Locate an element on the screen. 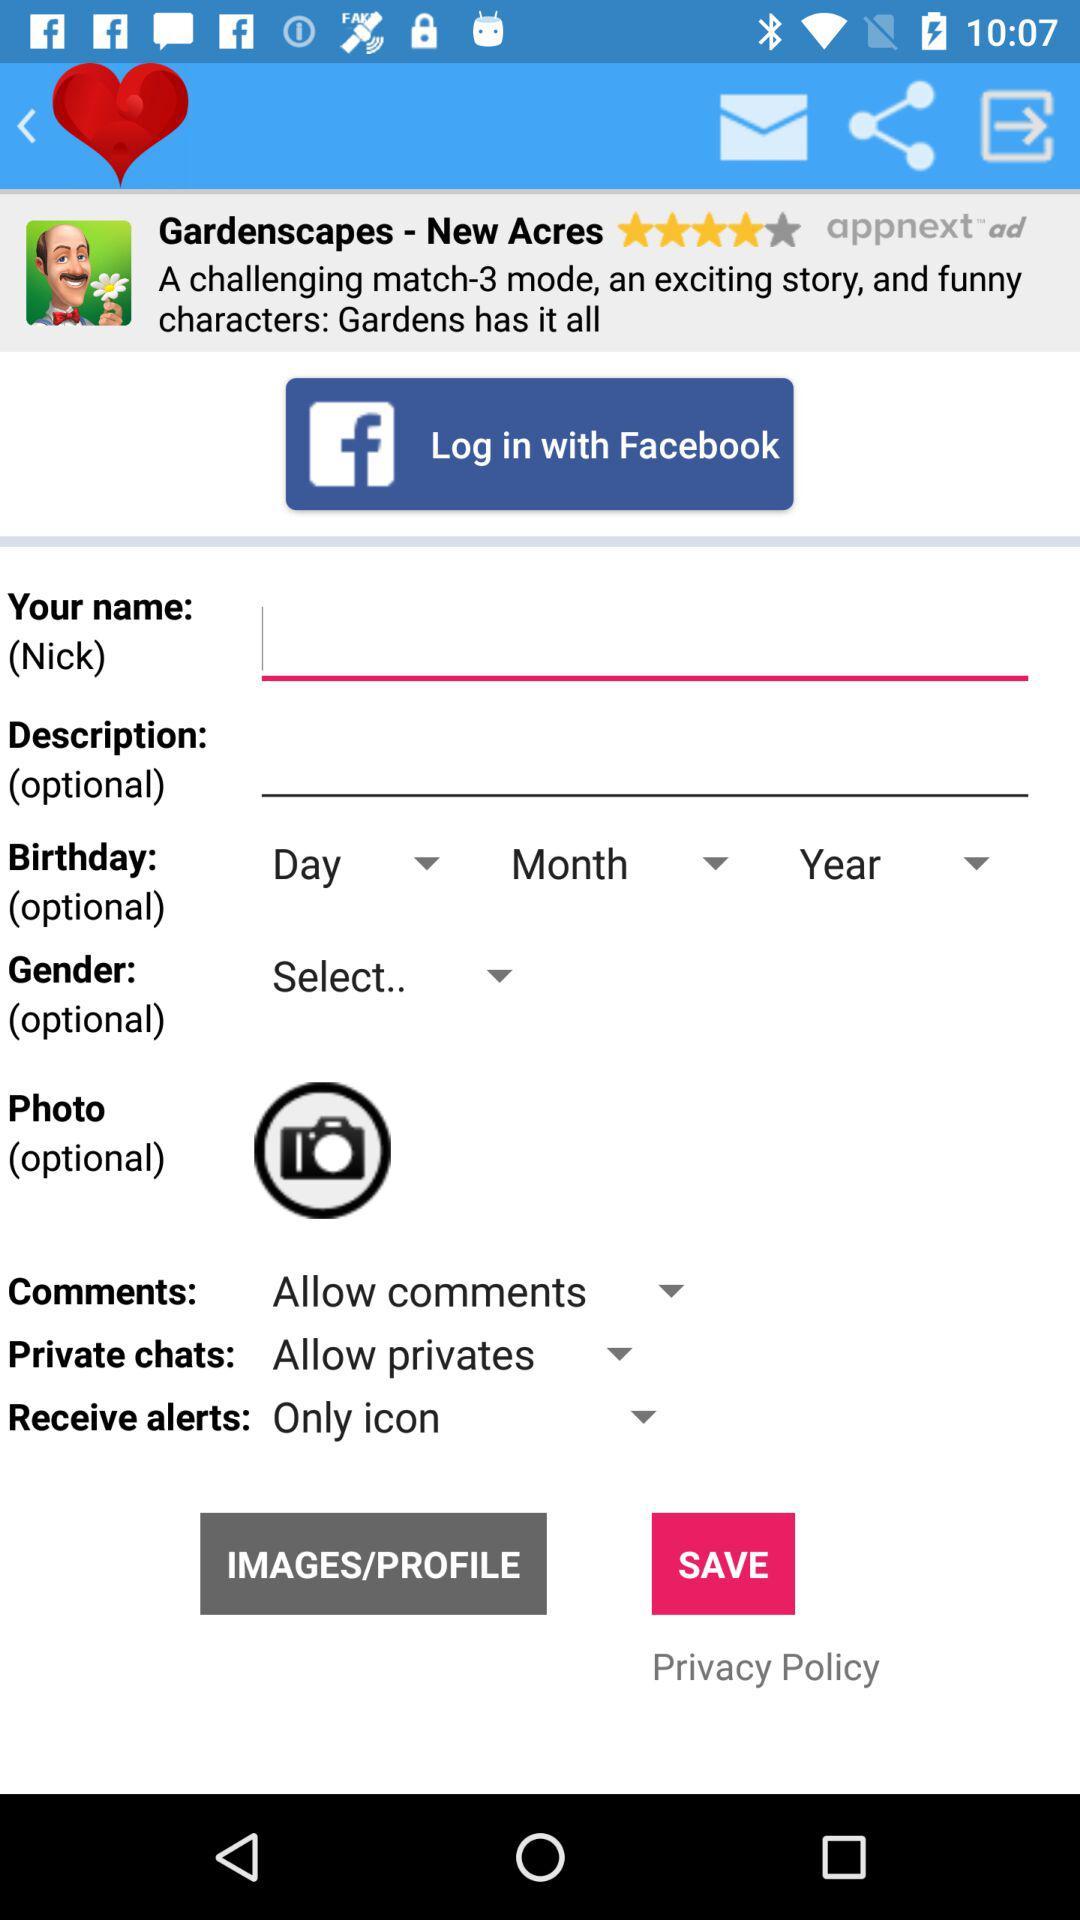 The width and height of the screenshot is (1080, 1920). back button is located at coordinates (26, 124).